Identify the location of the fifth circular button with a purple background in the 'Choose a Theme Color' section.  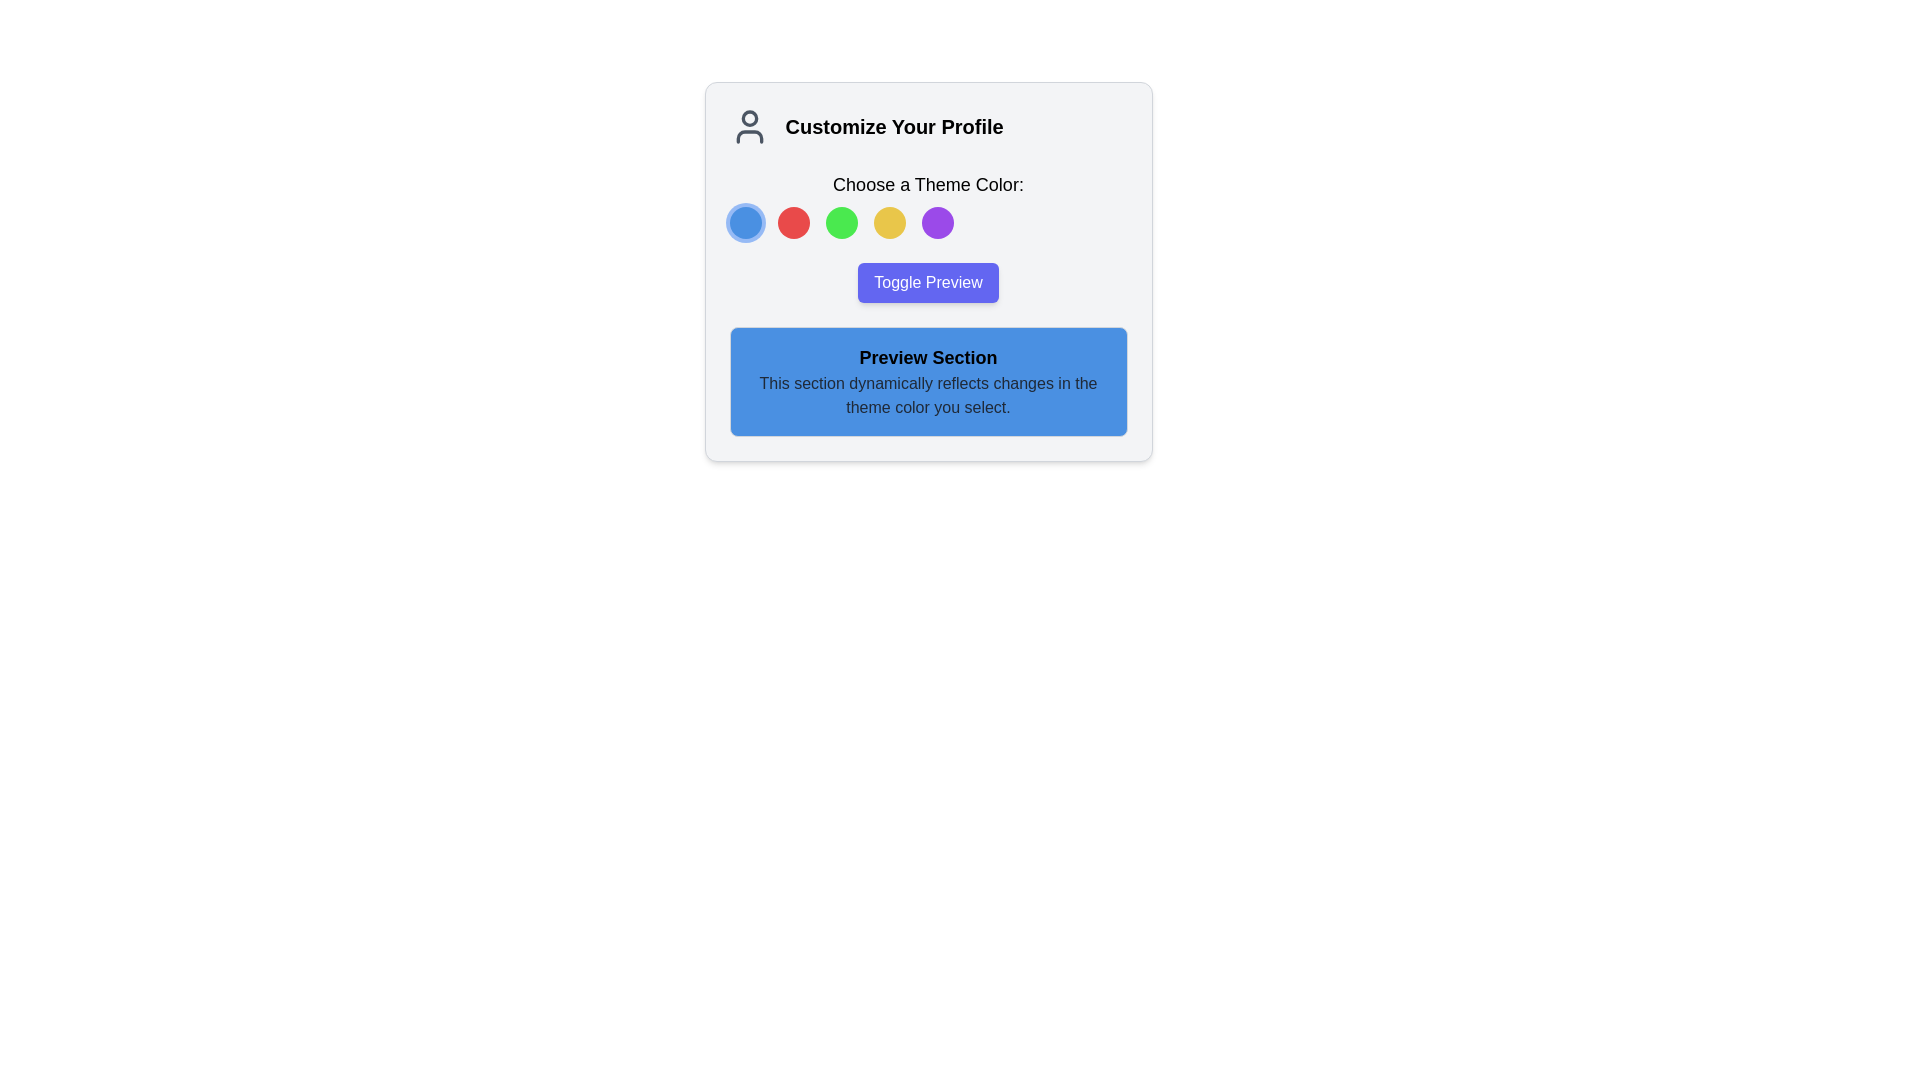
(936, 223).